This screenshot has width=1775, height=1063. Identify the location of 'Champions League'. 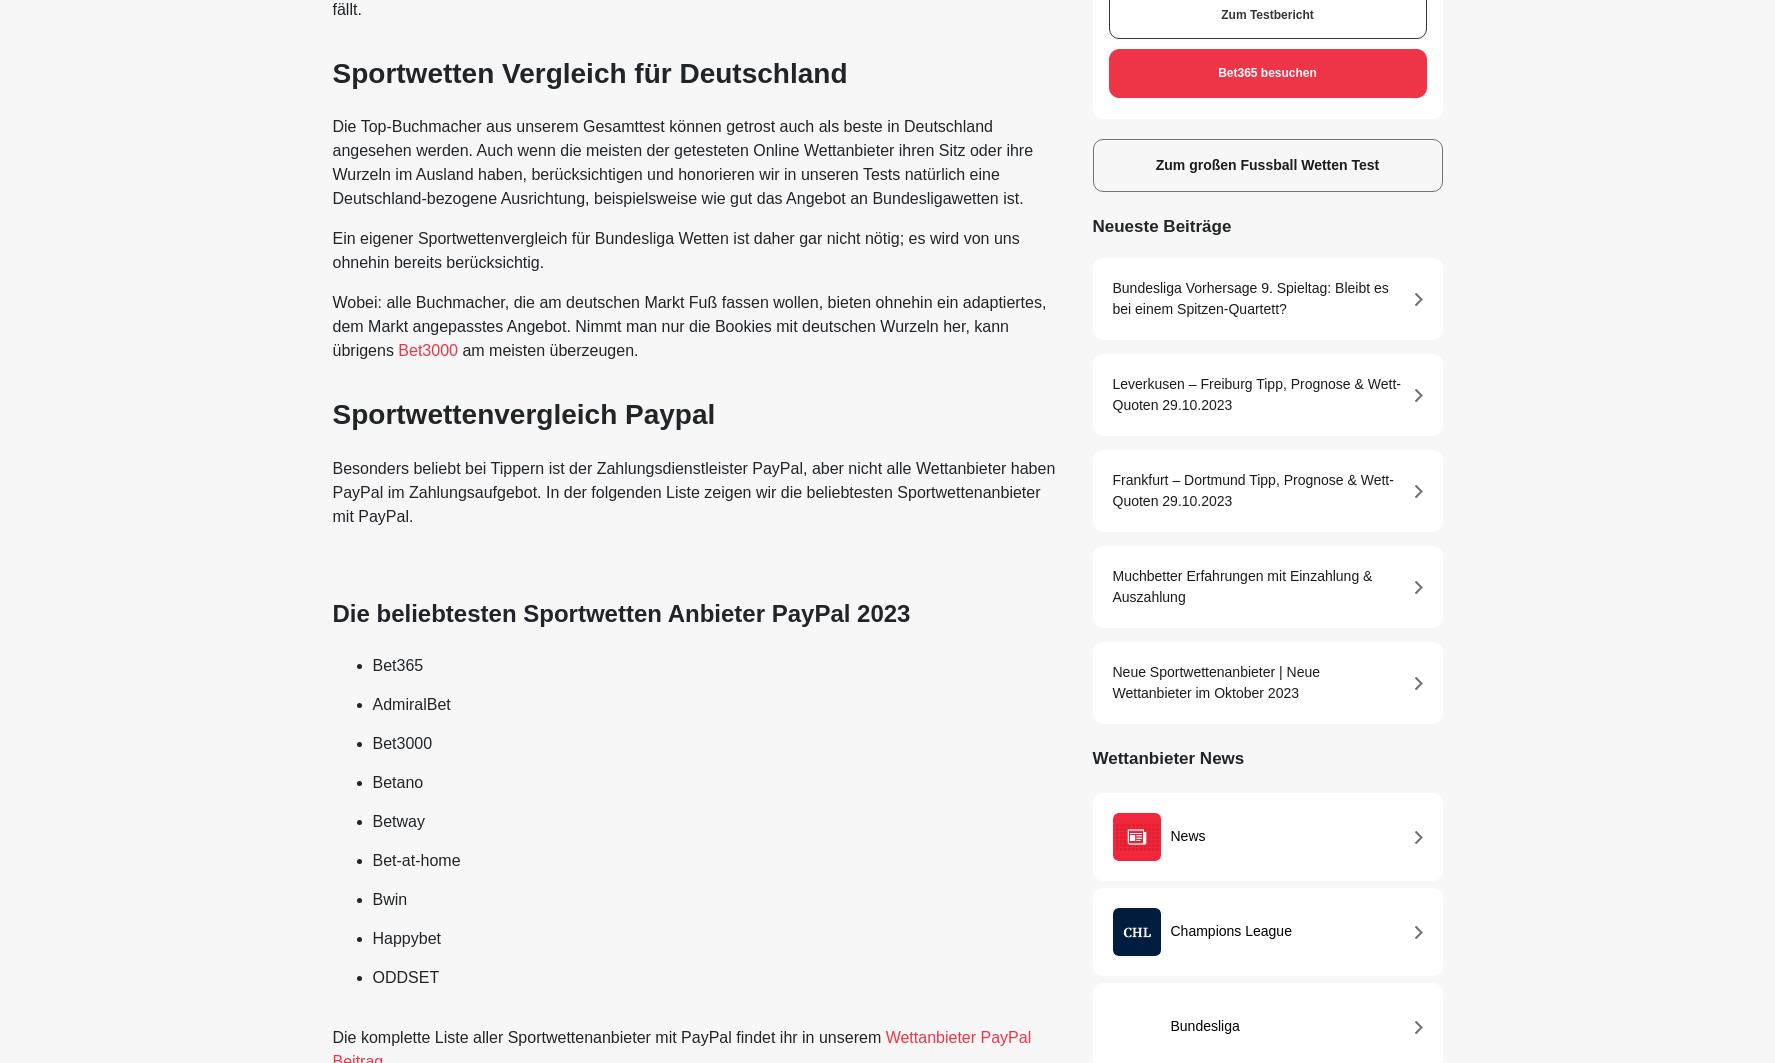
(1230, 929).